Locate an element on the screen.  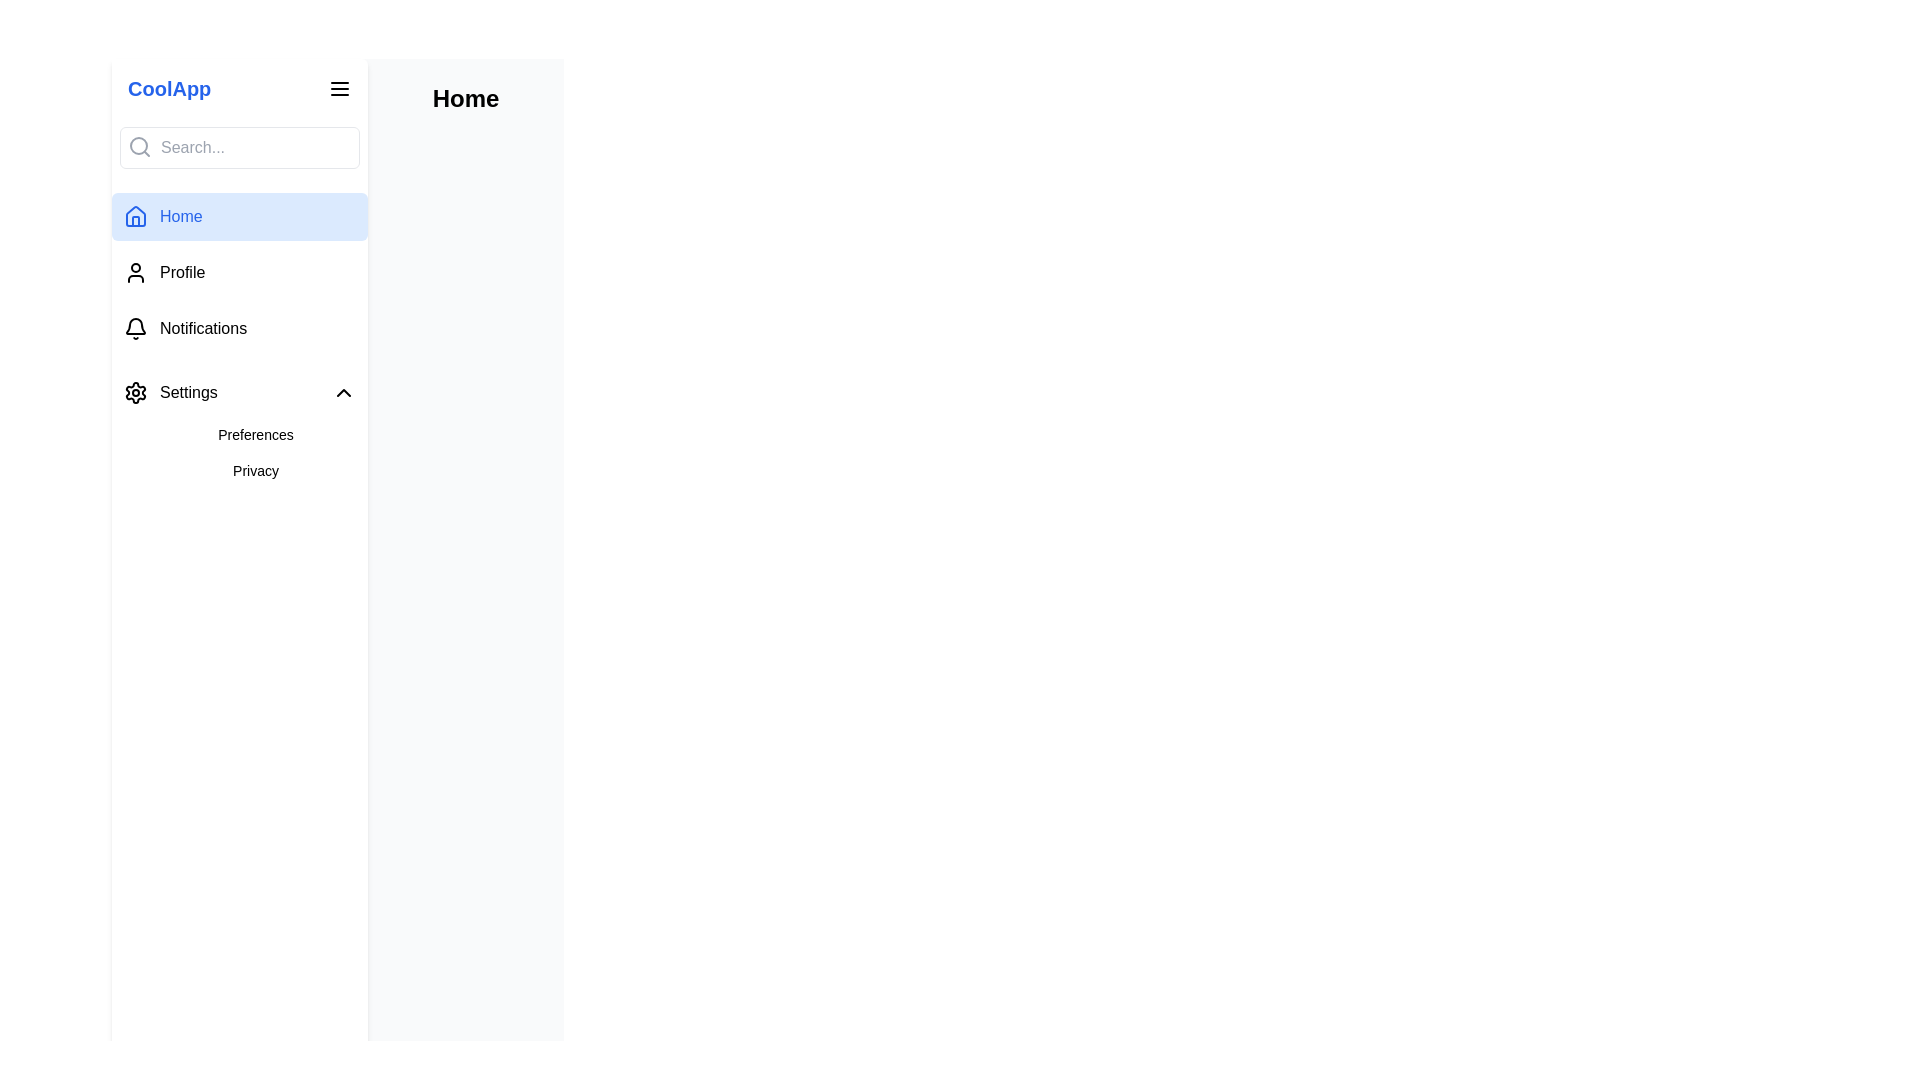
the branding text label located at the upper-left corner of the interface, which serves to identify the application is located at coordinates (169, 87).